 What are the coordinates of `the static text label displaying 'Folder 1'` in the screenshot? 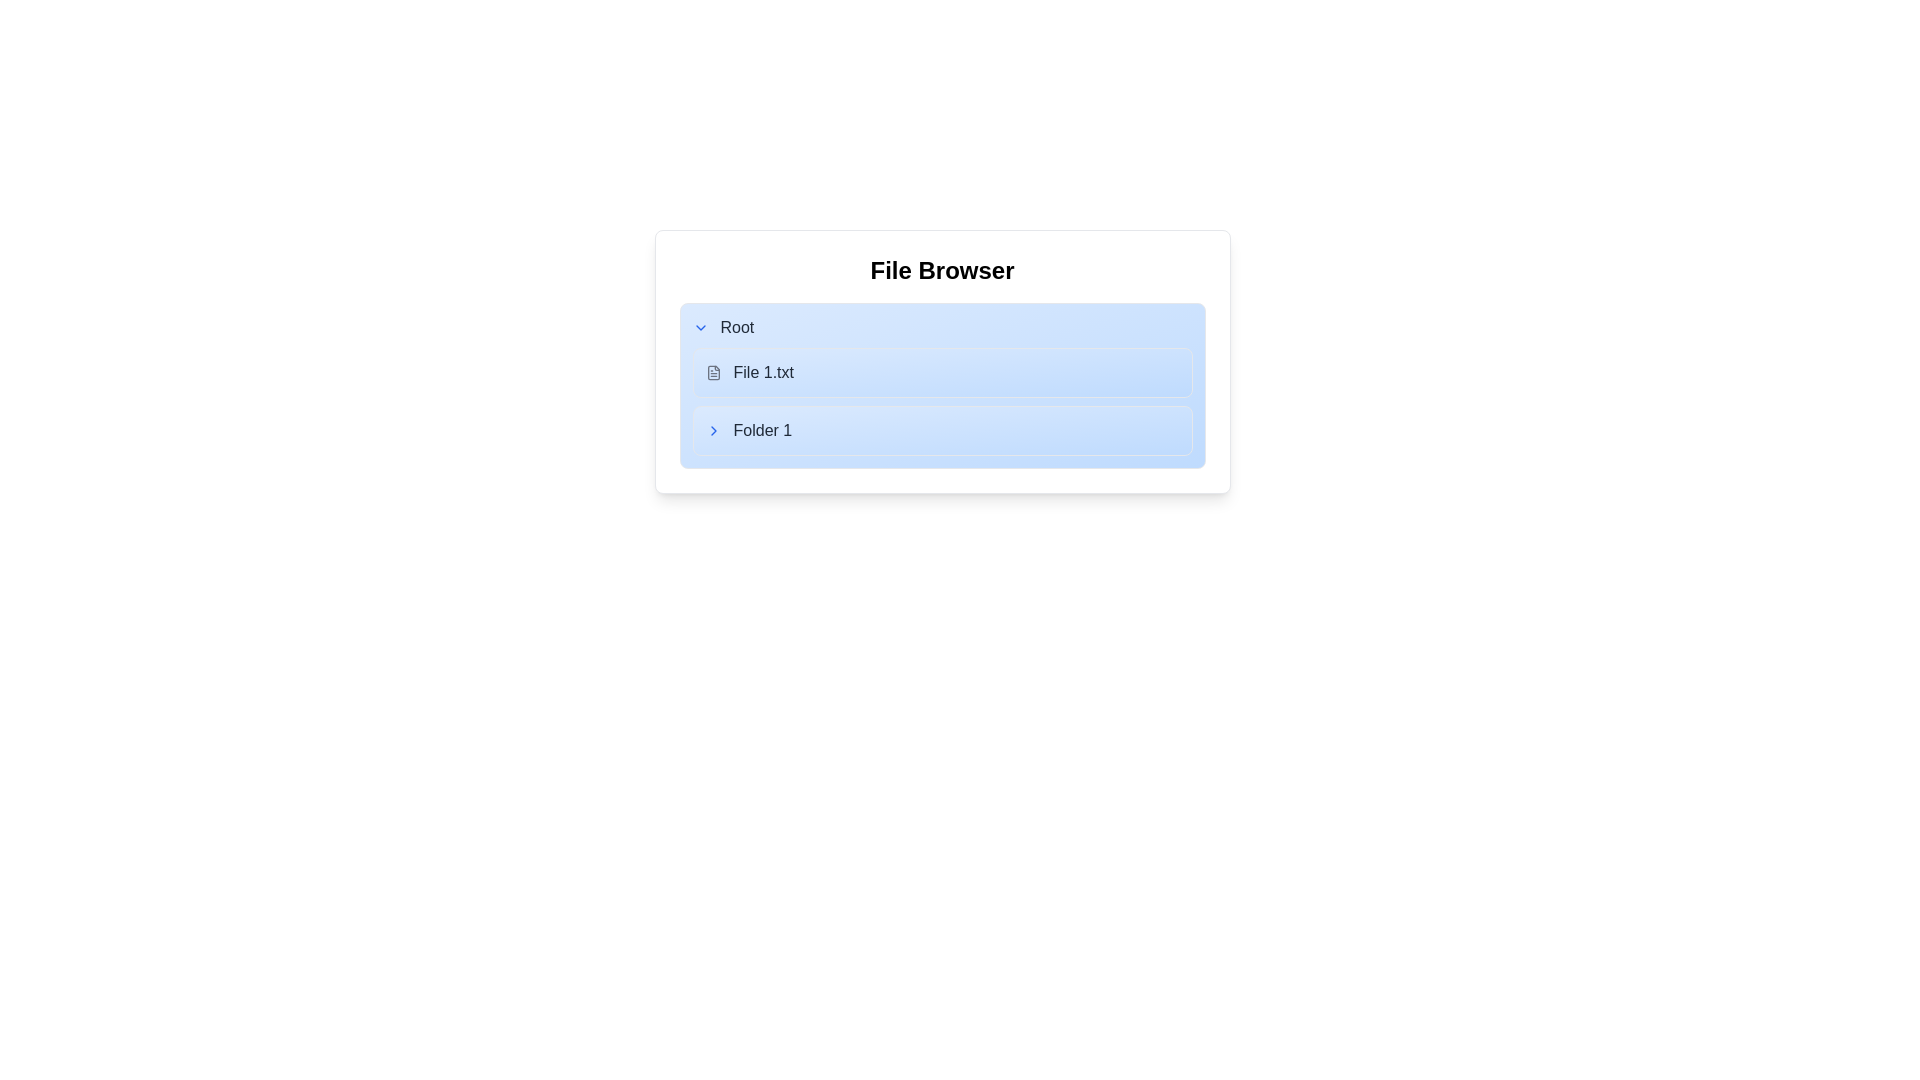 It's located at (761, 430).